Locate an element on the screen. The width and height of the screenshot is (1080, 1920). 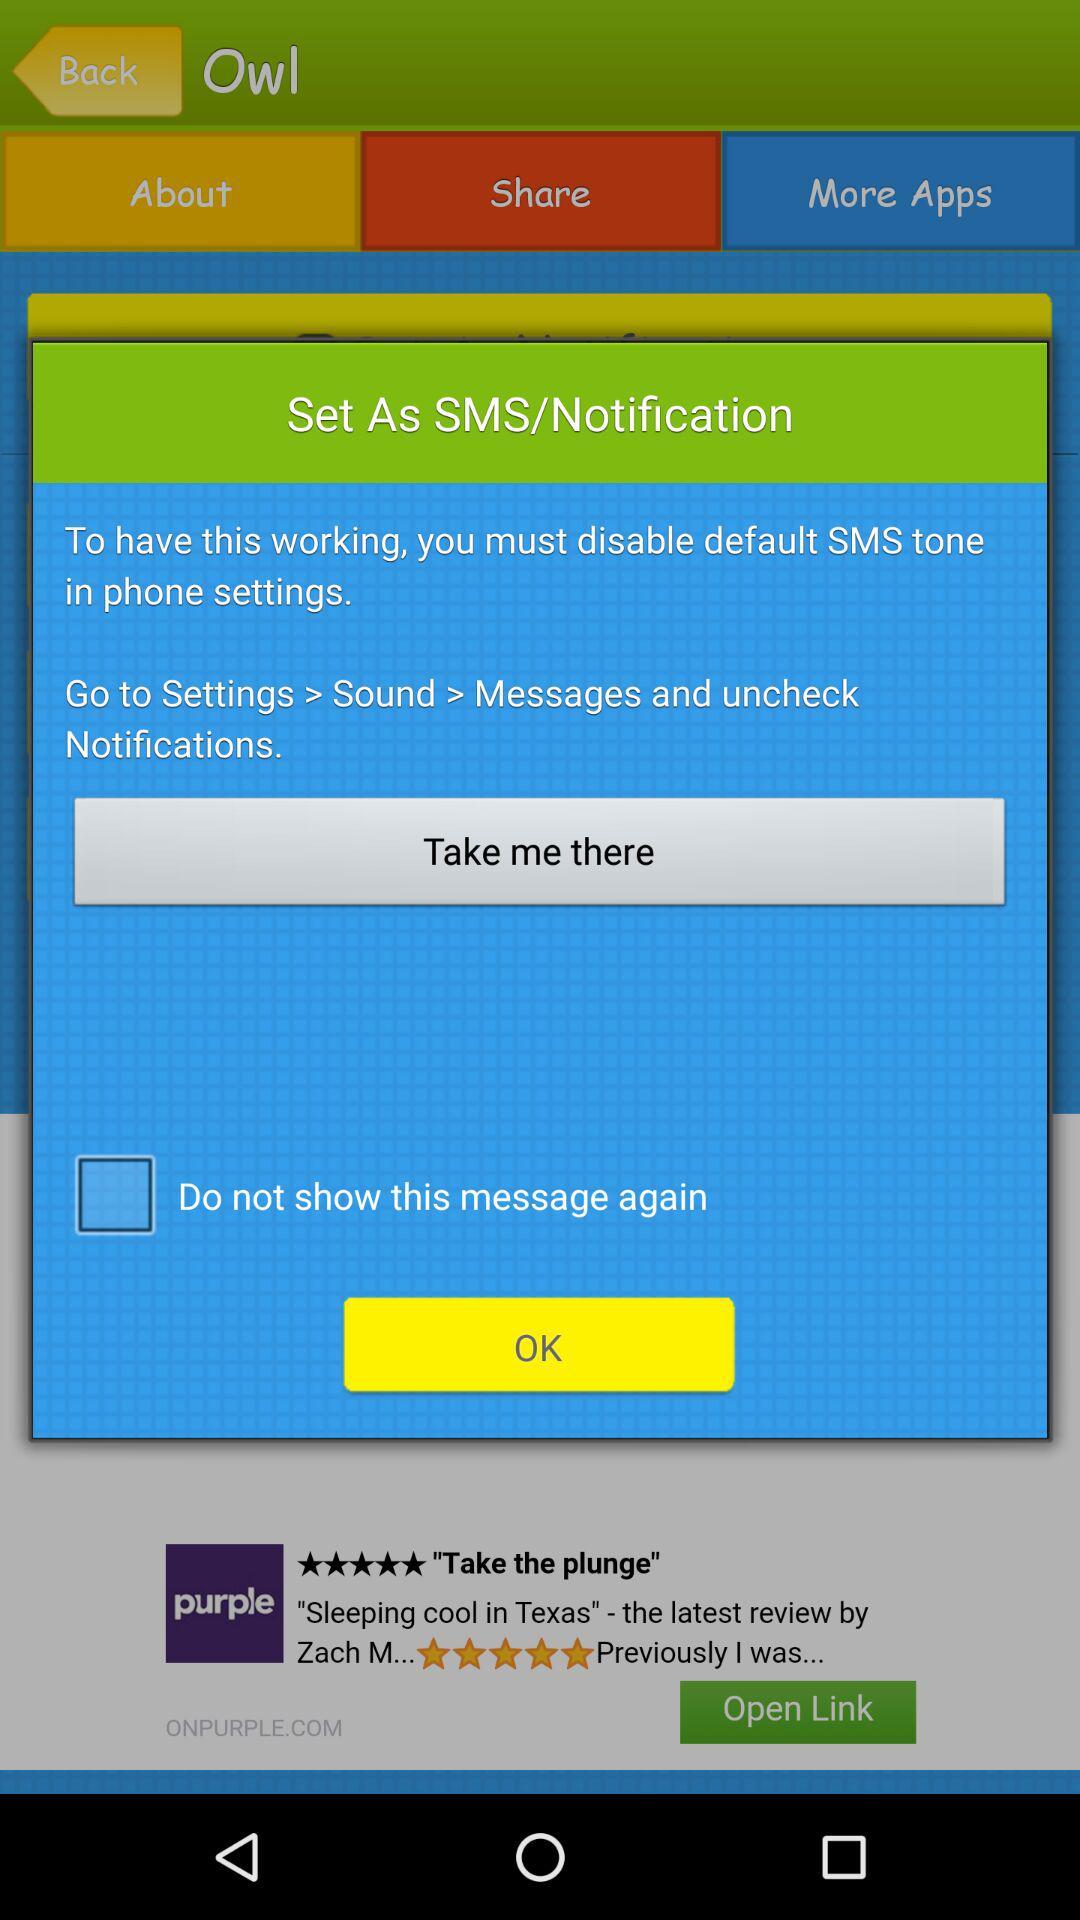
icon below to have this is located at coordinates (540, 857).